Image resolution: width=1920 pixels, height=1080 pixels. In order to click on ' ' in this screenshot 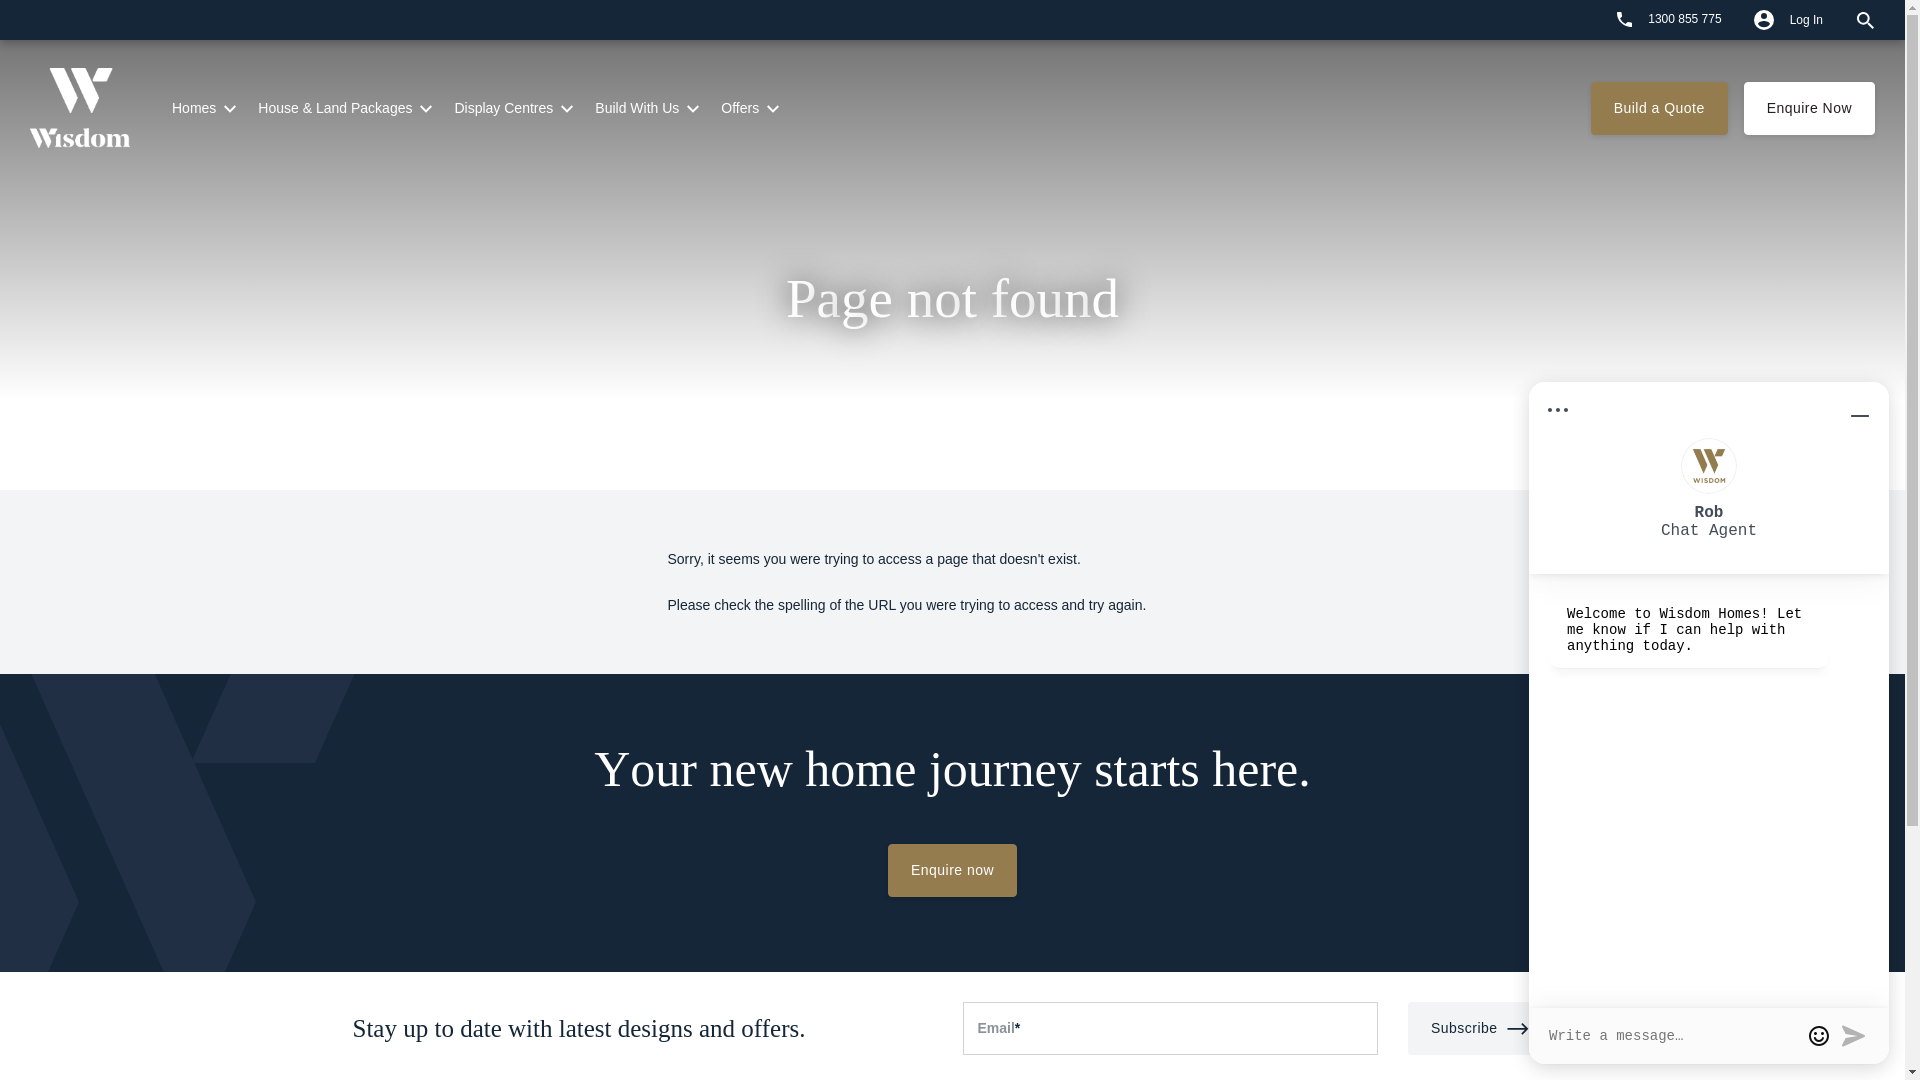, I will do `click(1587, 19)`.